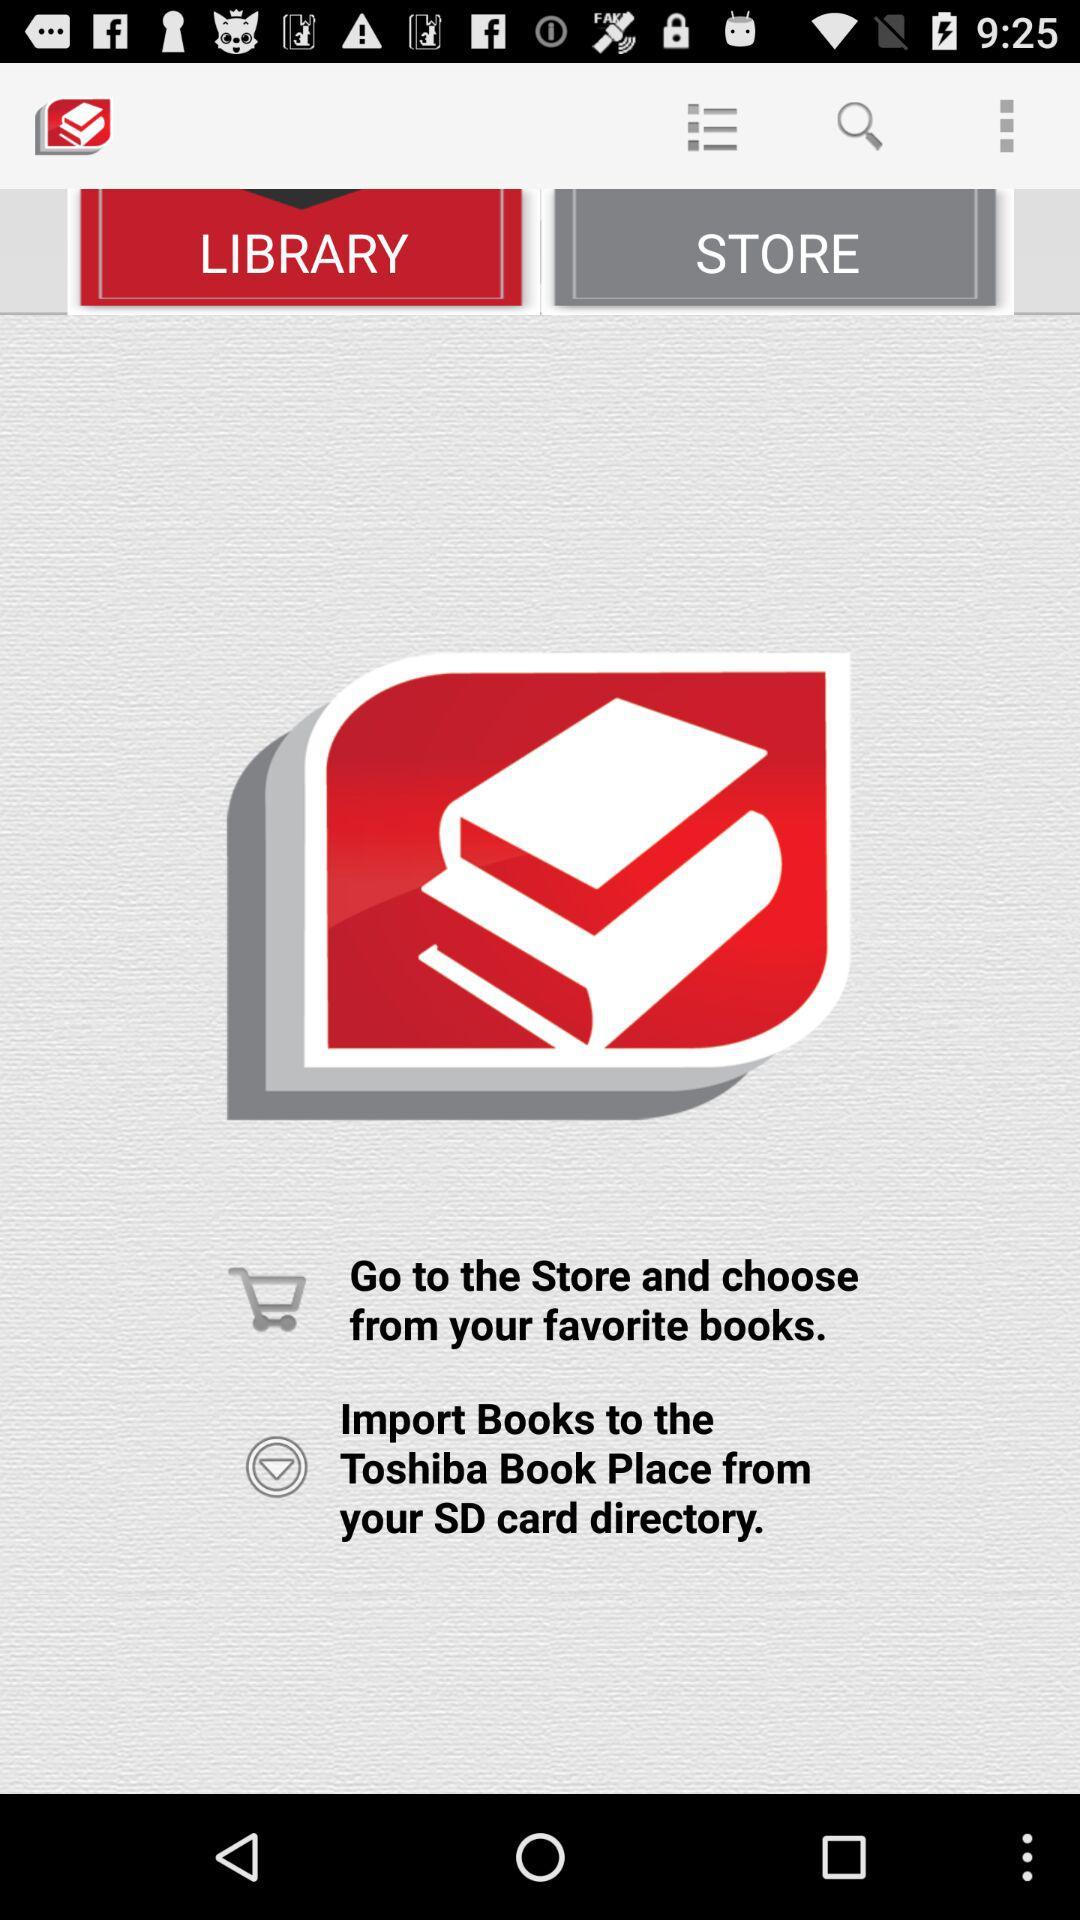  I want to click on open the import books, so click(276, 1467).